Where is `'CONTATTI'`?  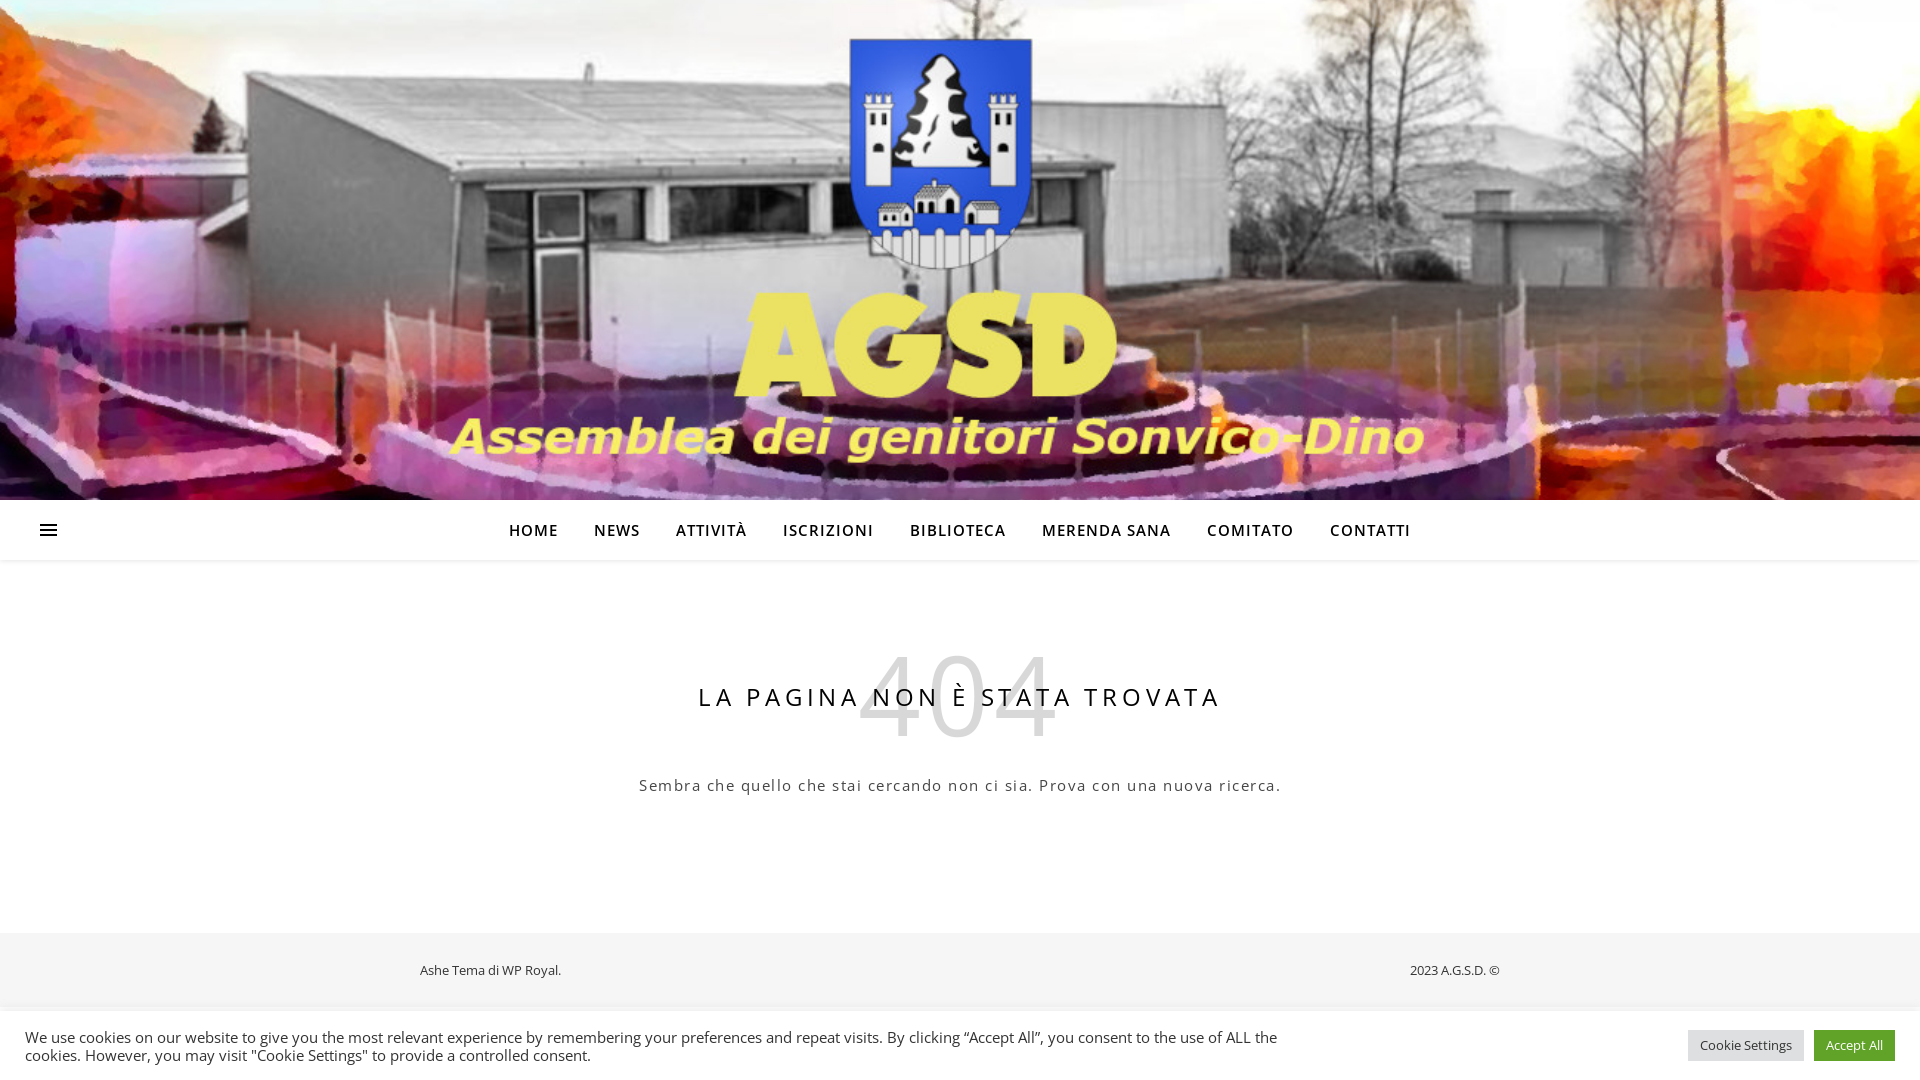 'CONTATTI' is located at coordinates (1361, 528).